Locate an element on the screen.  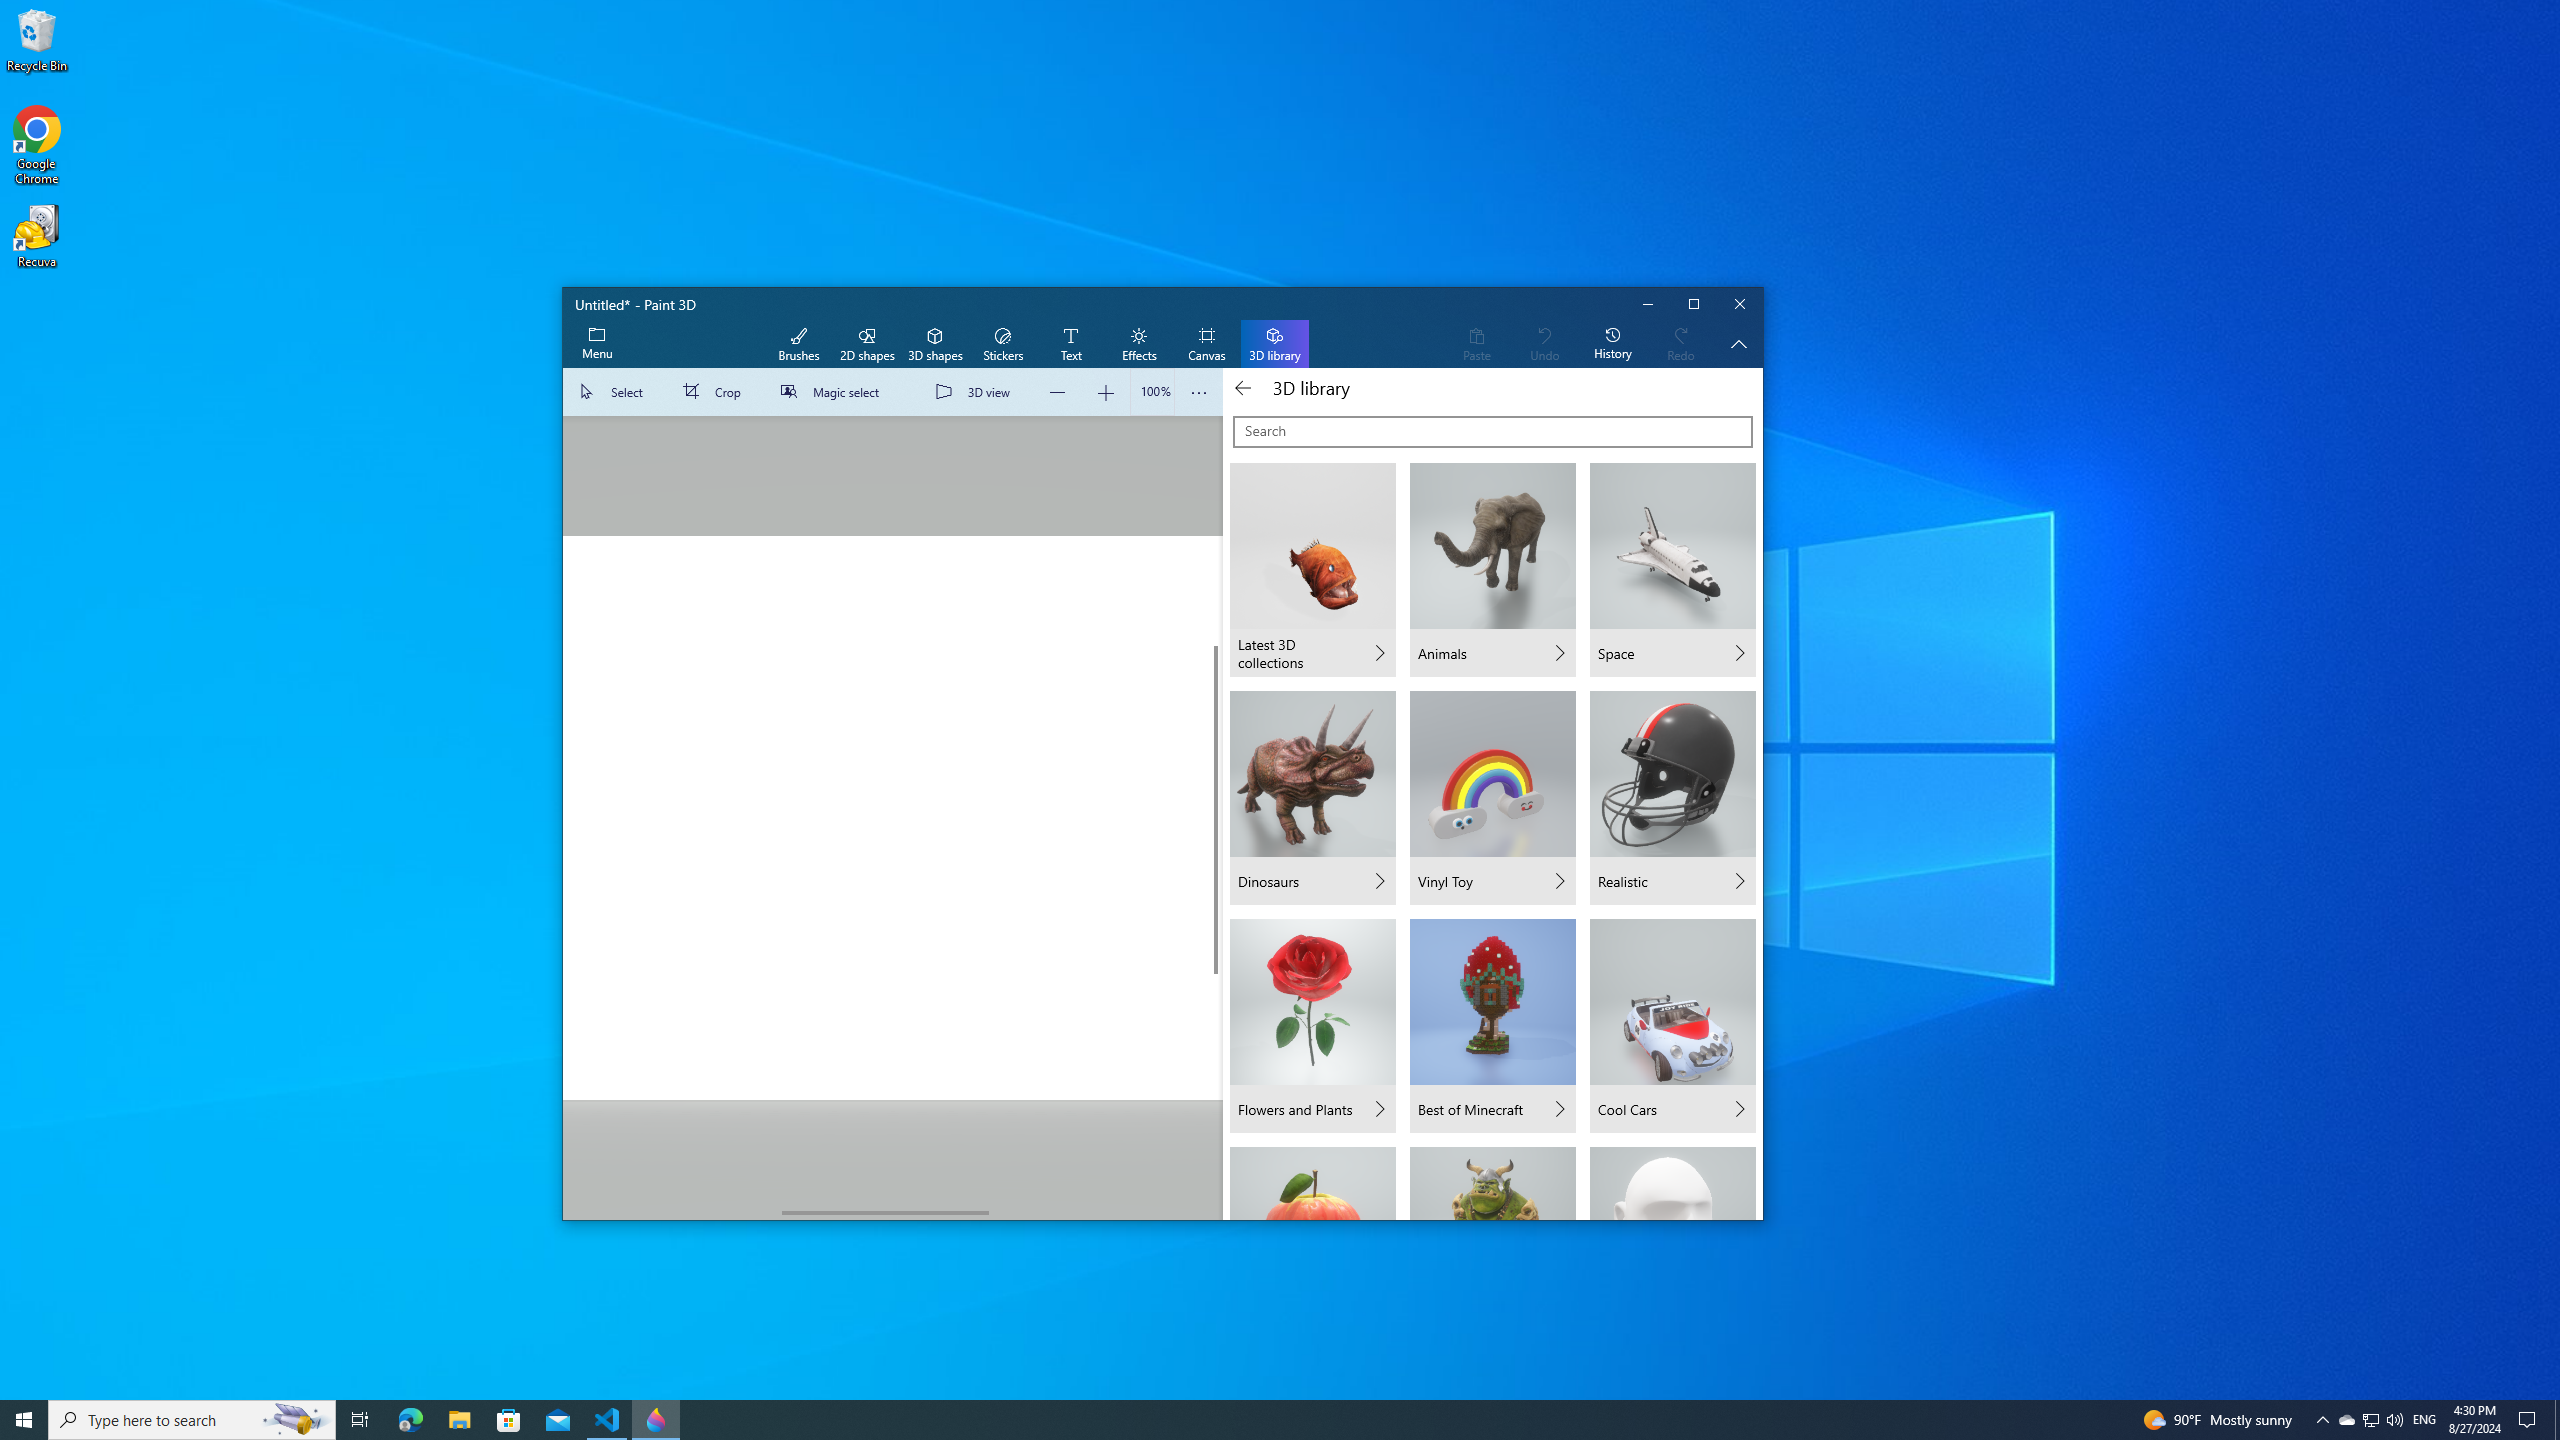
'Characters' is located at coordinates (1491, 1182).